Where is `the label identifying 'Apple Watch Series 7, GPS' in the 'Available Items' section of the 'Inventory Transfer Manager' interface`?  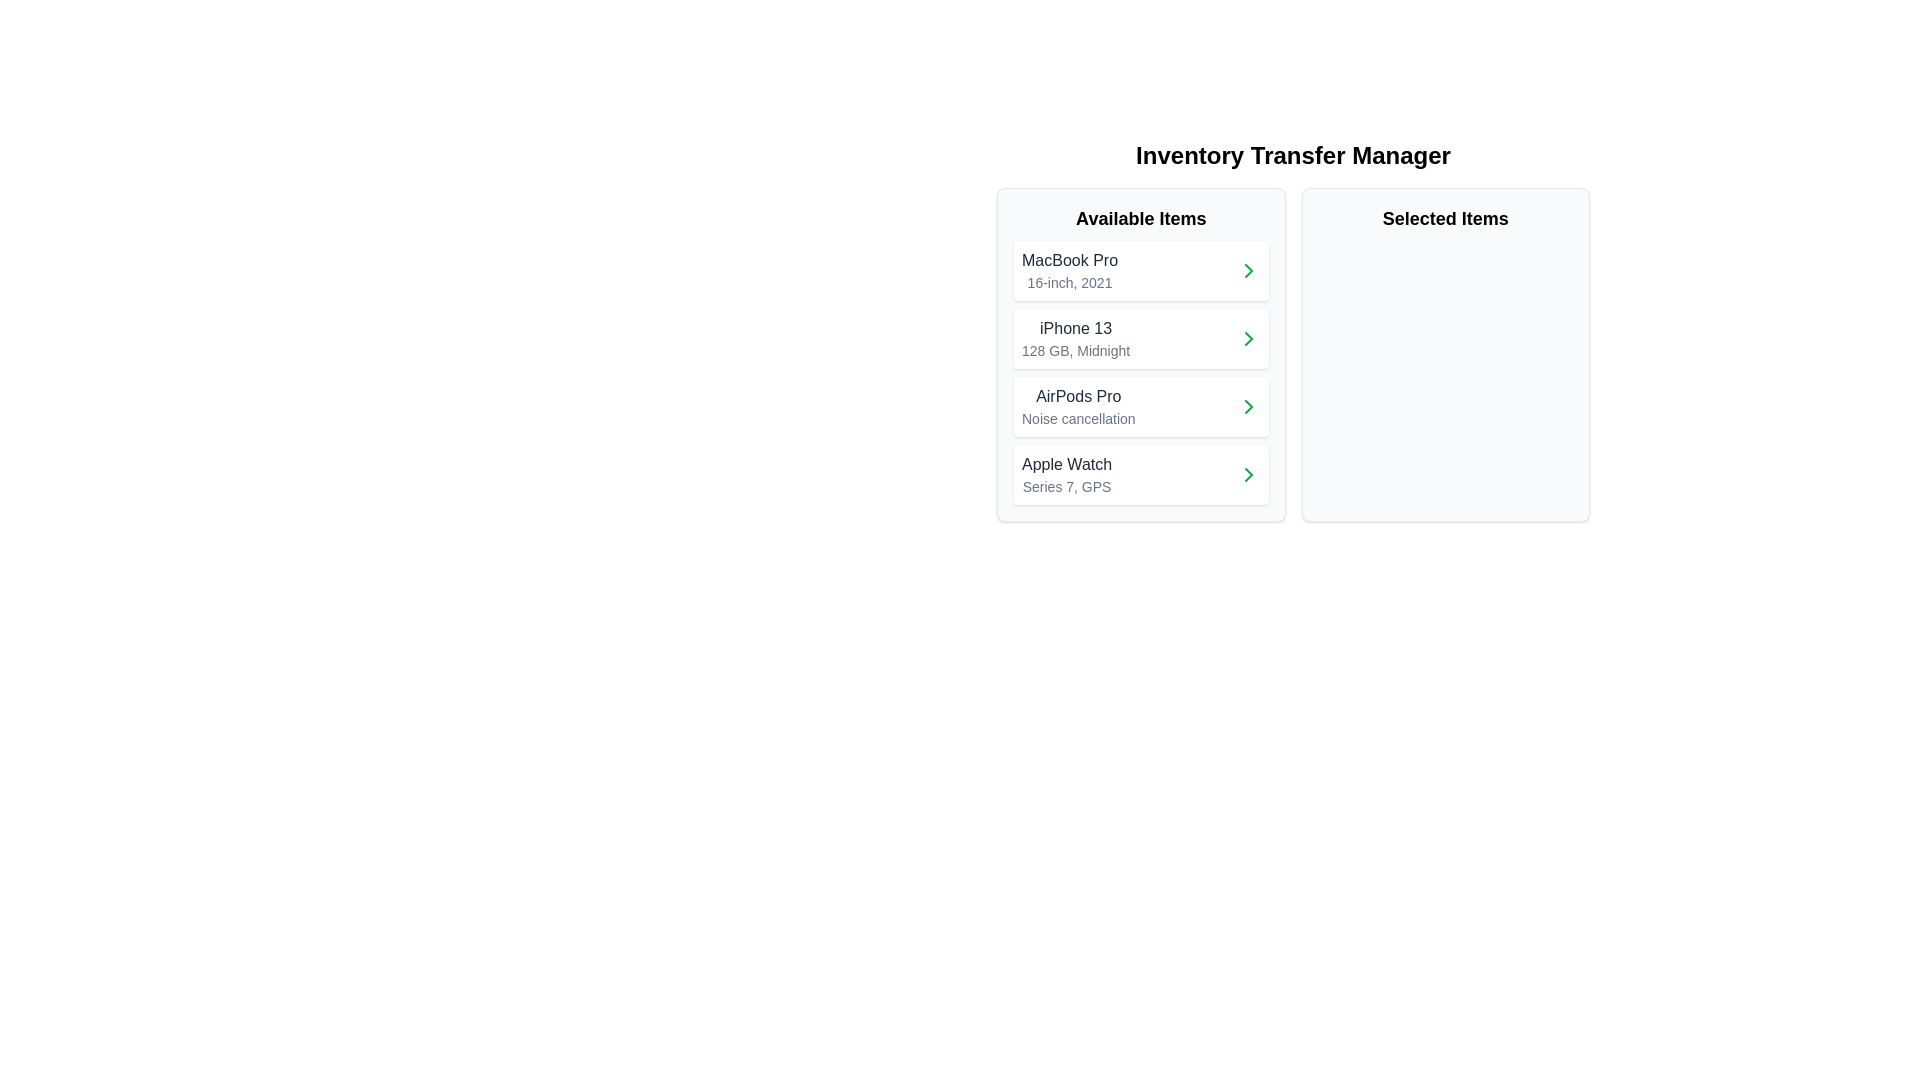 the label identifying 'Apple Watch Series 7, GPS' in the 'Available Items' section of the 'Inventory Transfer Manager' interface is located at coordinates (1066, 474).